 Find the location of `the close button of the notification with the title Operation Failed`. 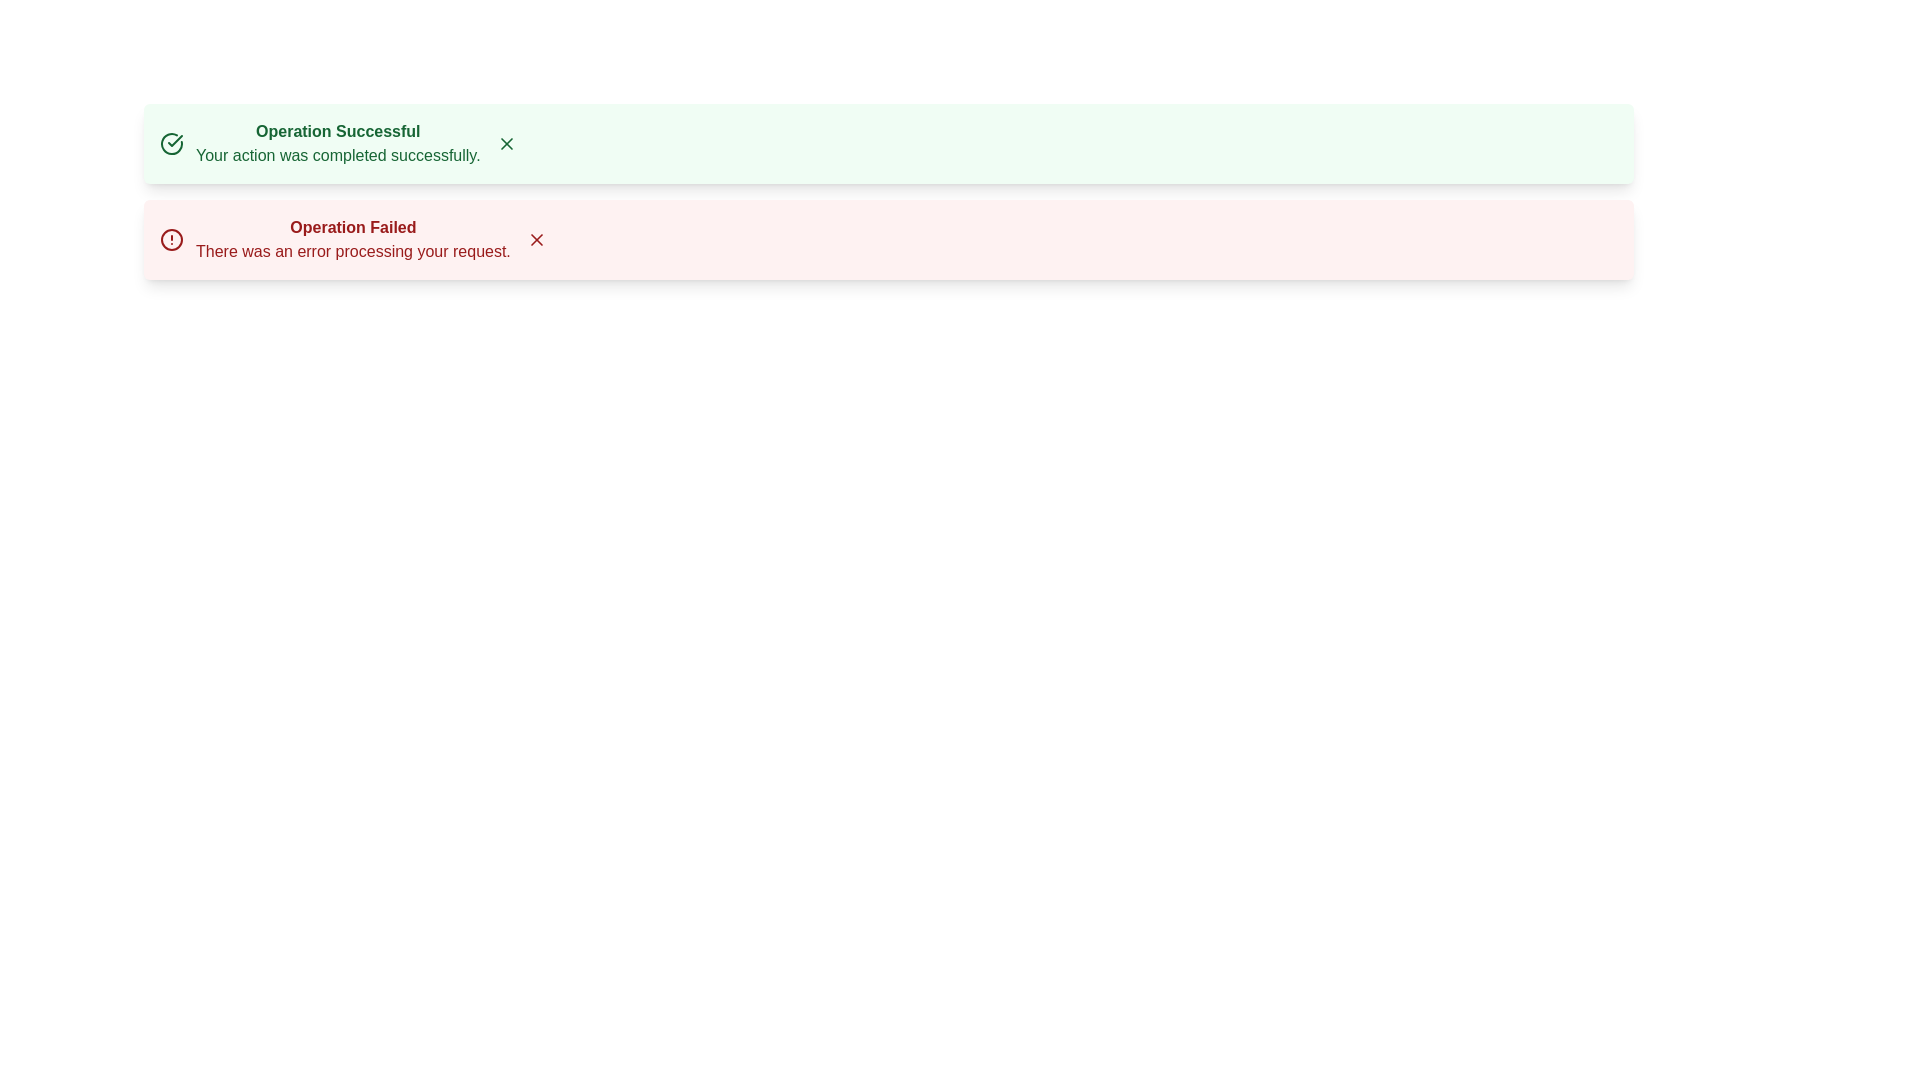

the close button of the notification with the title Operation Failed is located at coordinates (536, 238).